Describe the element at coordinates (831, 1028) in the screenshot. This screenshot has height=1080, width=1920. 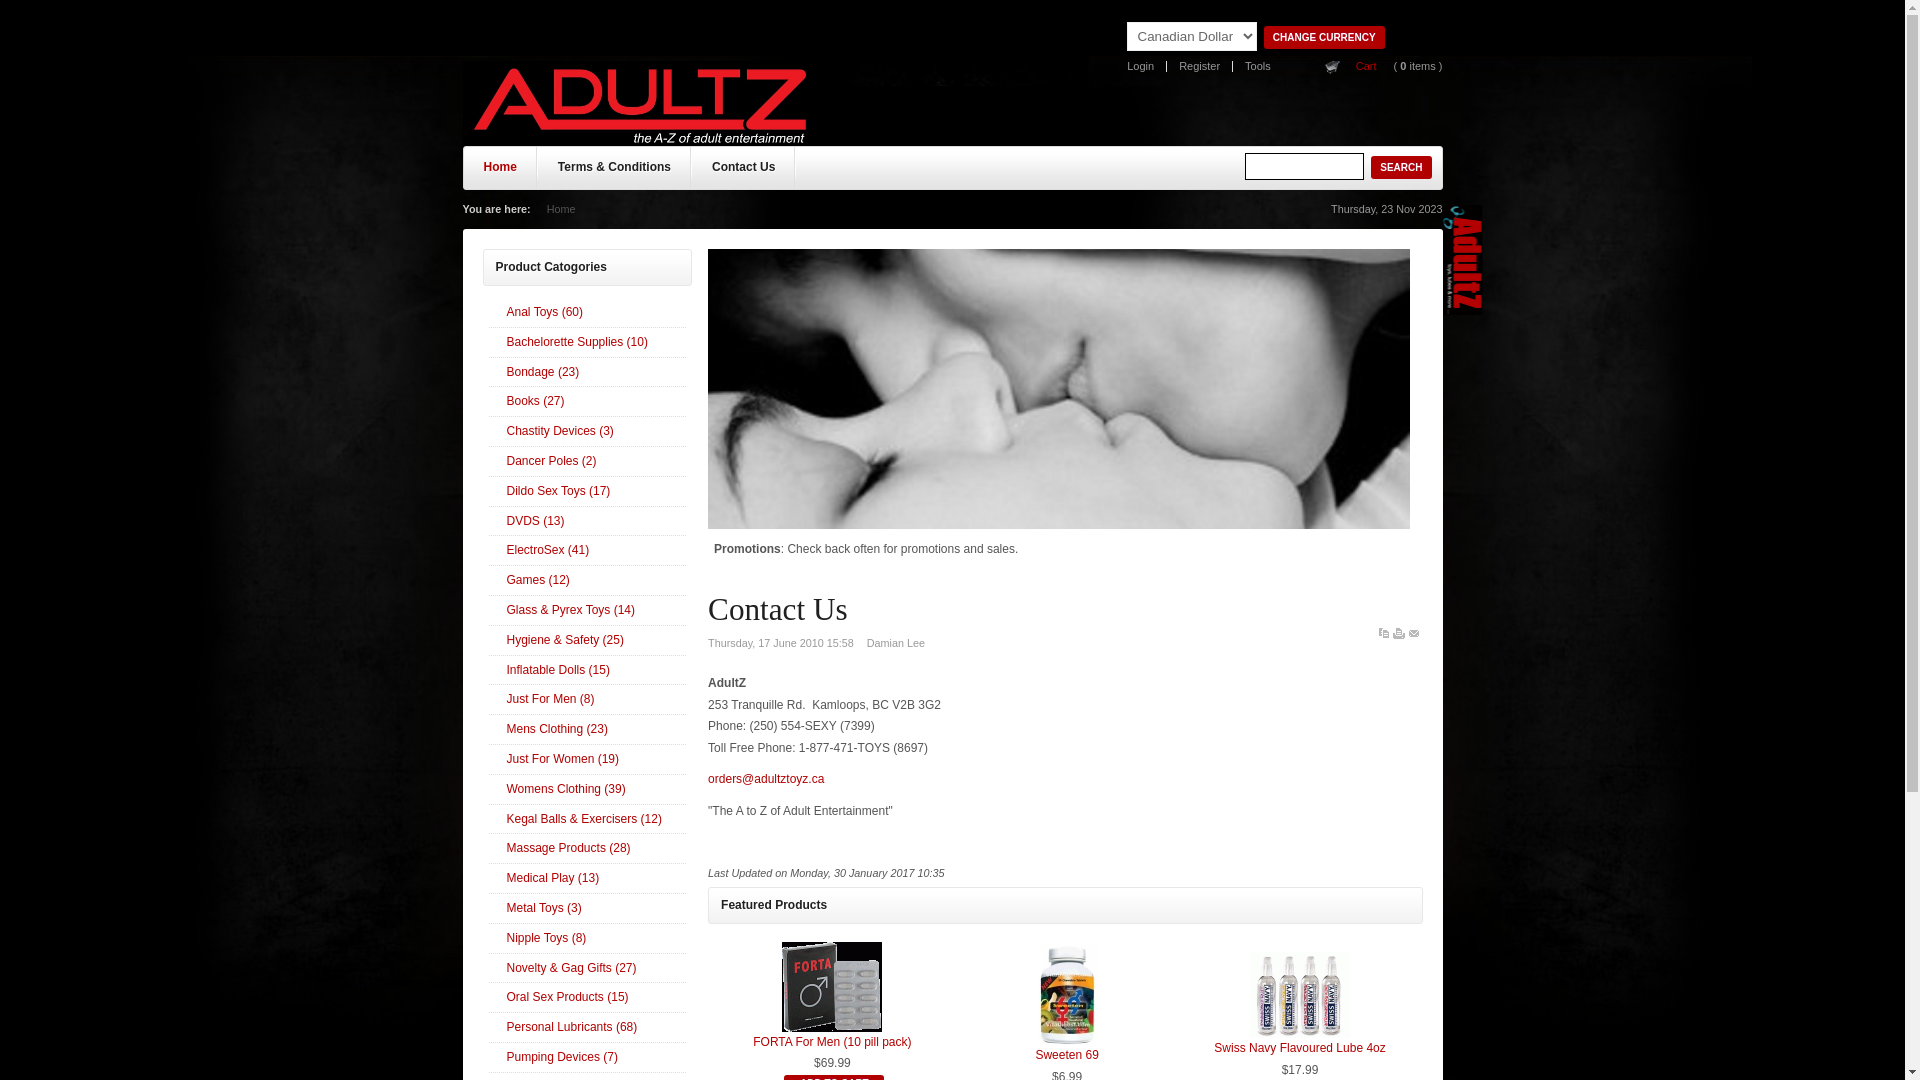
I see `'FORTA For Men (10 pill pack)'` at that location.